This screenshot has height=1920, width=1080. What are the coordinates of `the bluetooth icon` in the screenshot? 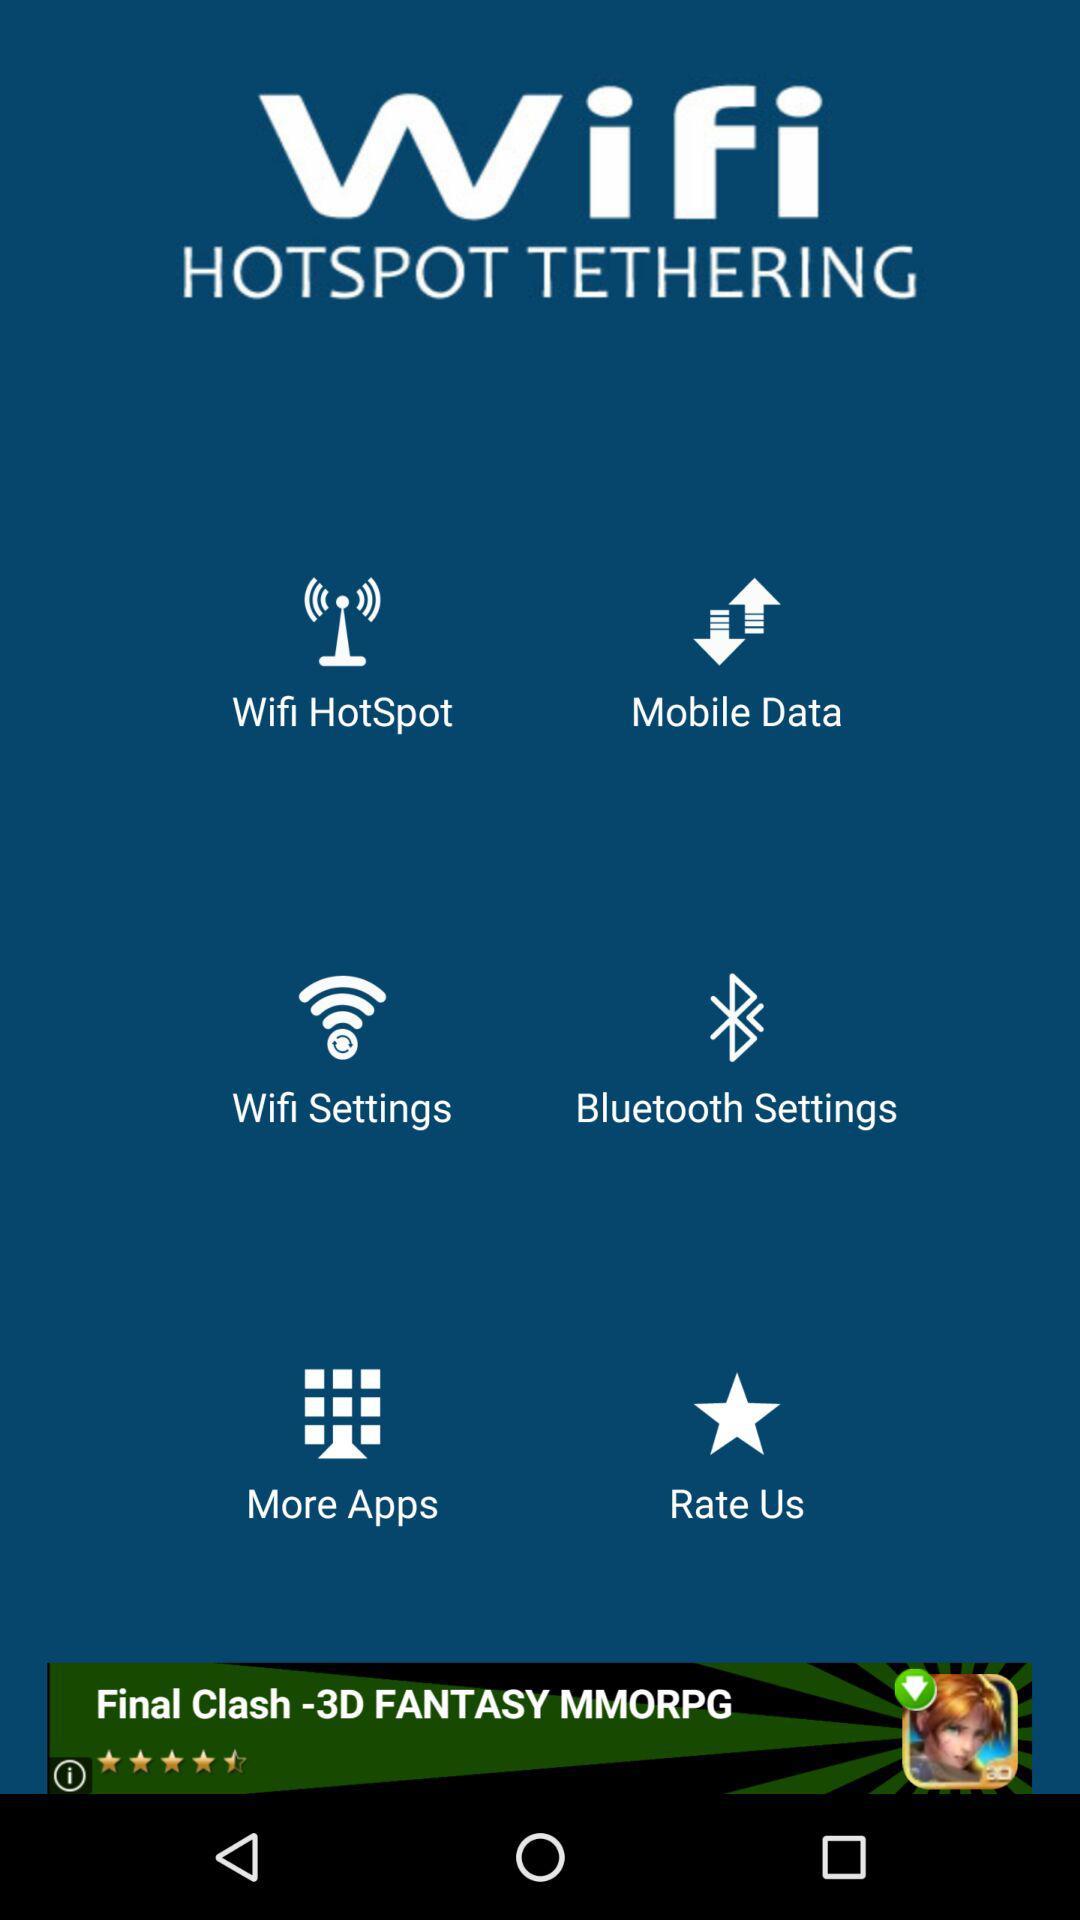 It's located at (736, 1017).